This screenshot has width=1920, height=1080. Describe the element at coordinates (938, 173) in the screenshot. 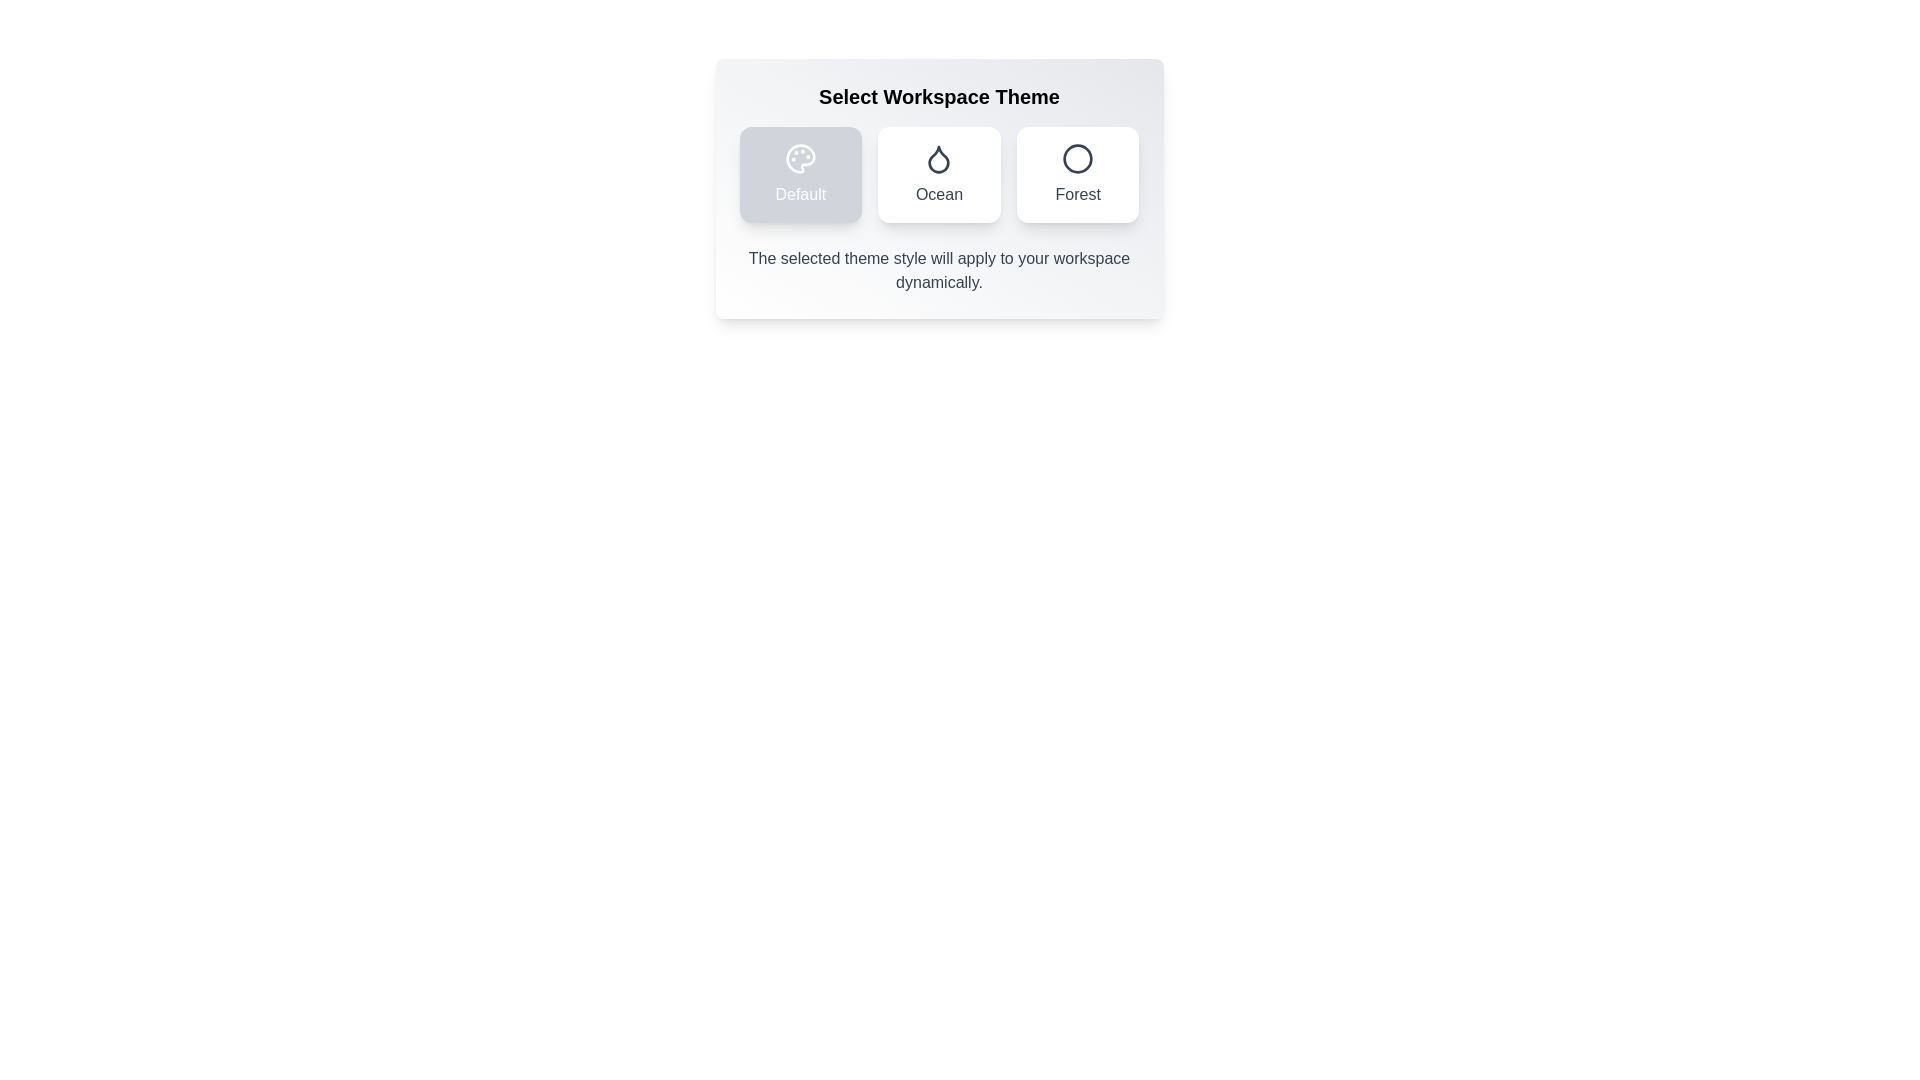

I see `the Ocean theme option to observe the visual feedback` at that location.